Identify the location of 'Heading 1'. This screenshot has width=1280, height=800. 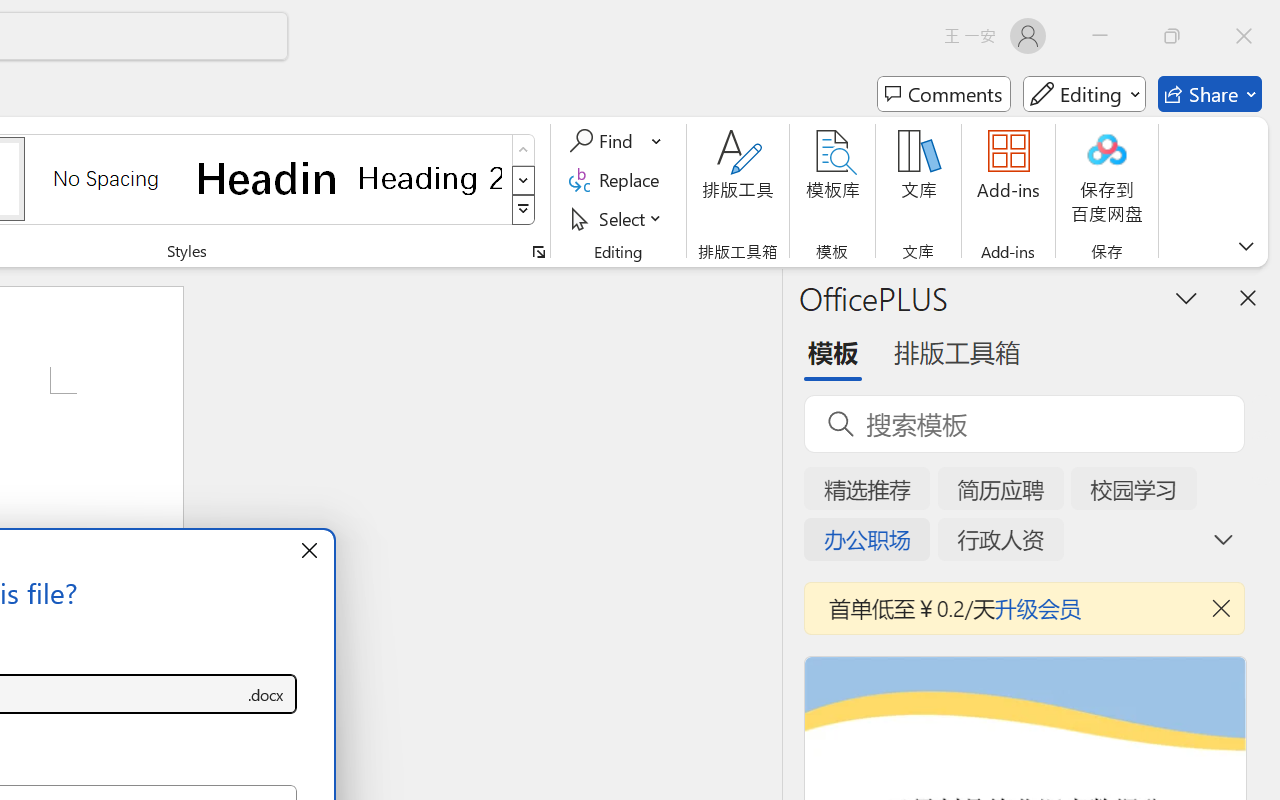
(267, 177).